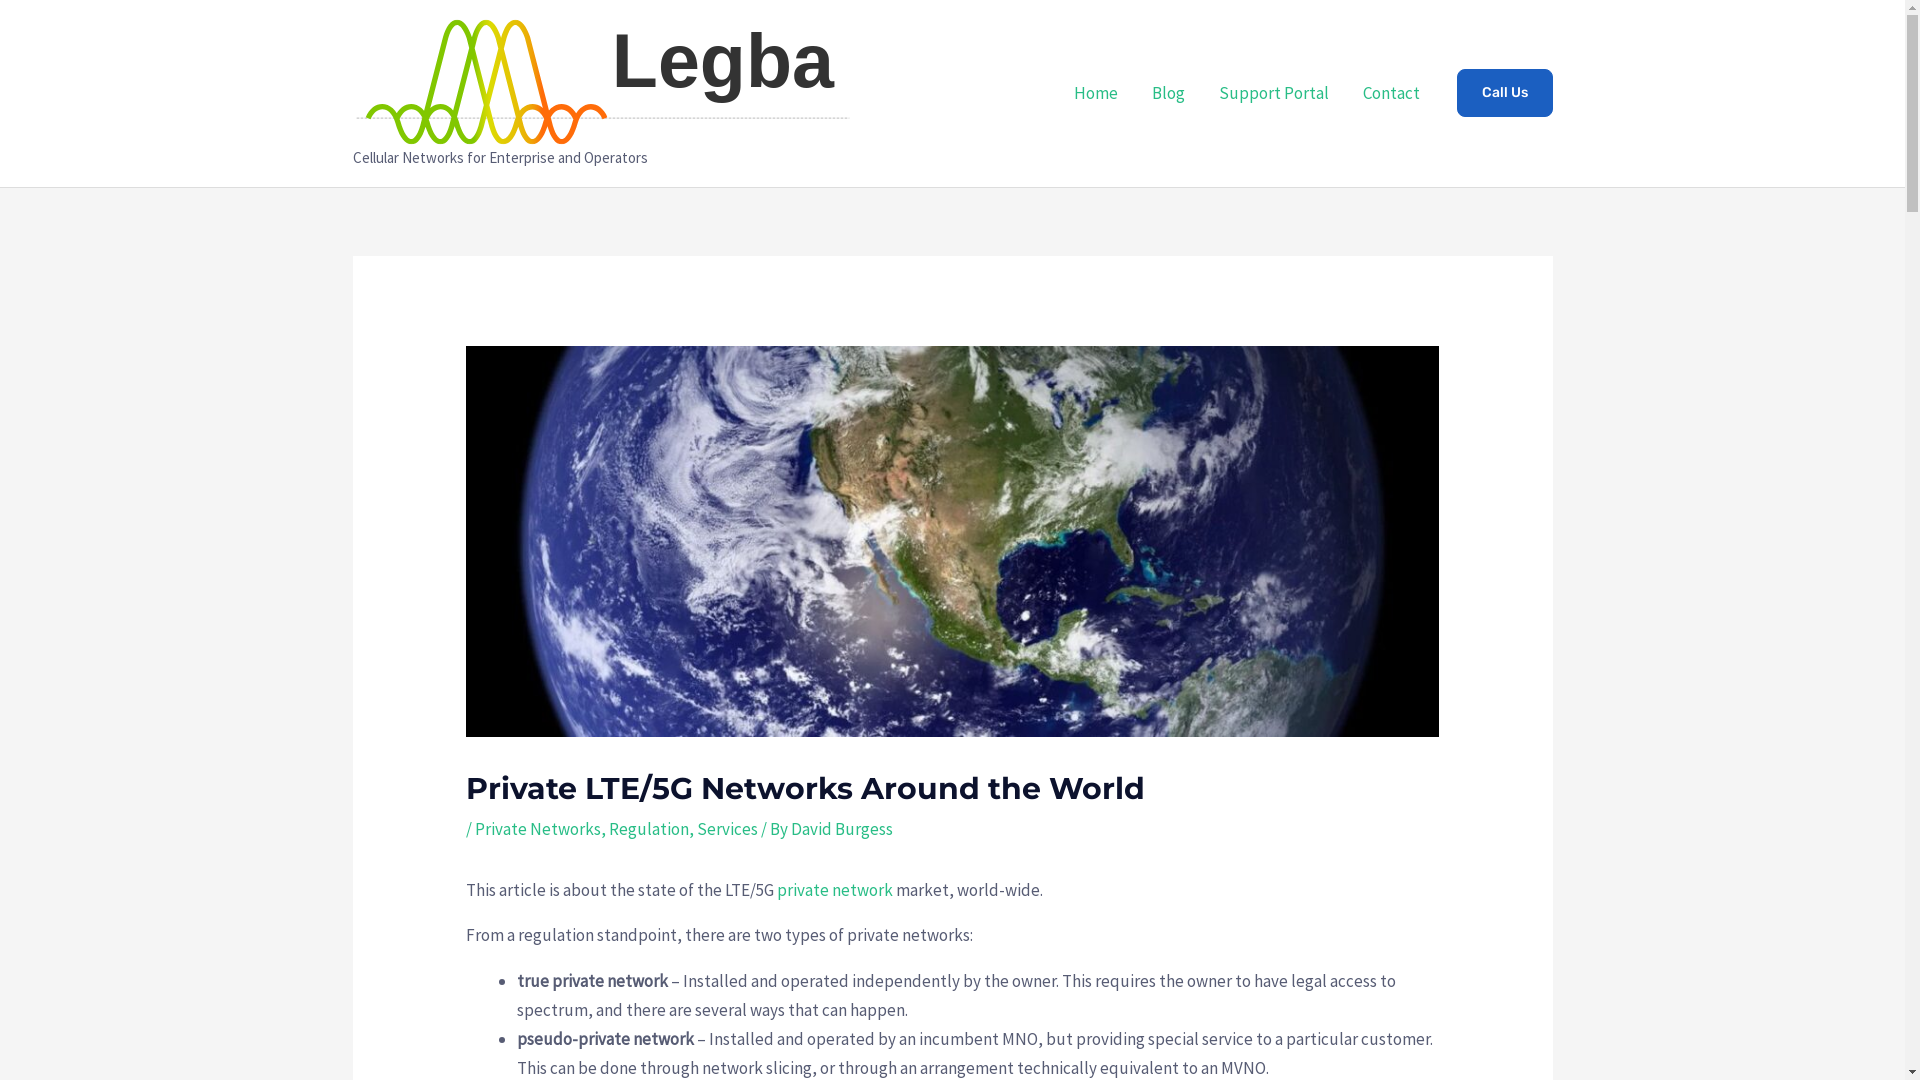  What do you see at coordinates (1093, 92) in the screenshot?
I see `'Home'` at bounding box center [1093, 92].